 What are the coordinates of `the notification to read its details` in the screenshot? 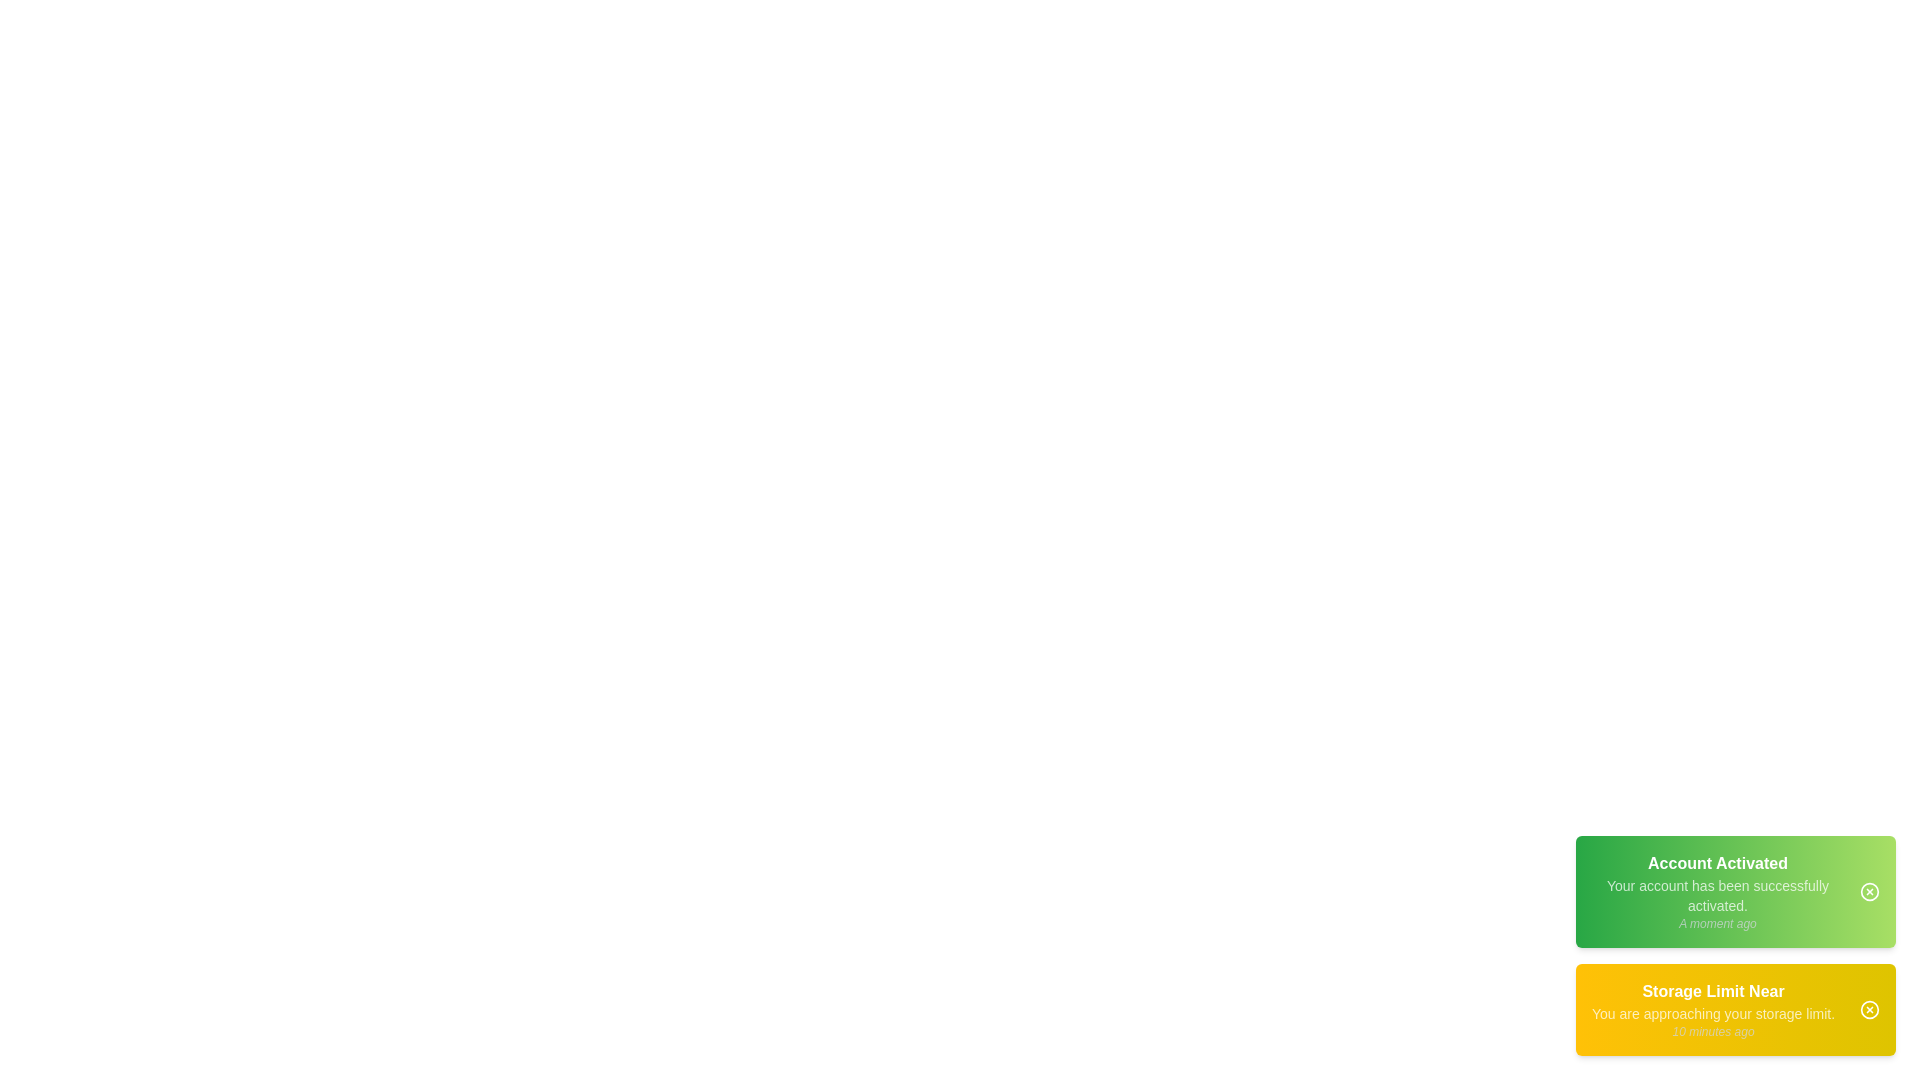 It's located at (1735, 890).